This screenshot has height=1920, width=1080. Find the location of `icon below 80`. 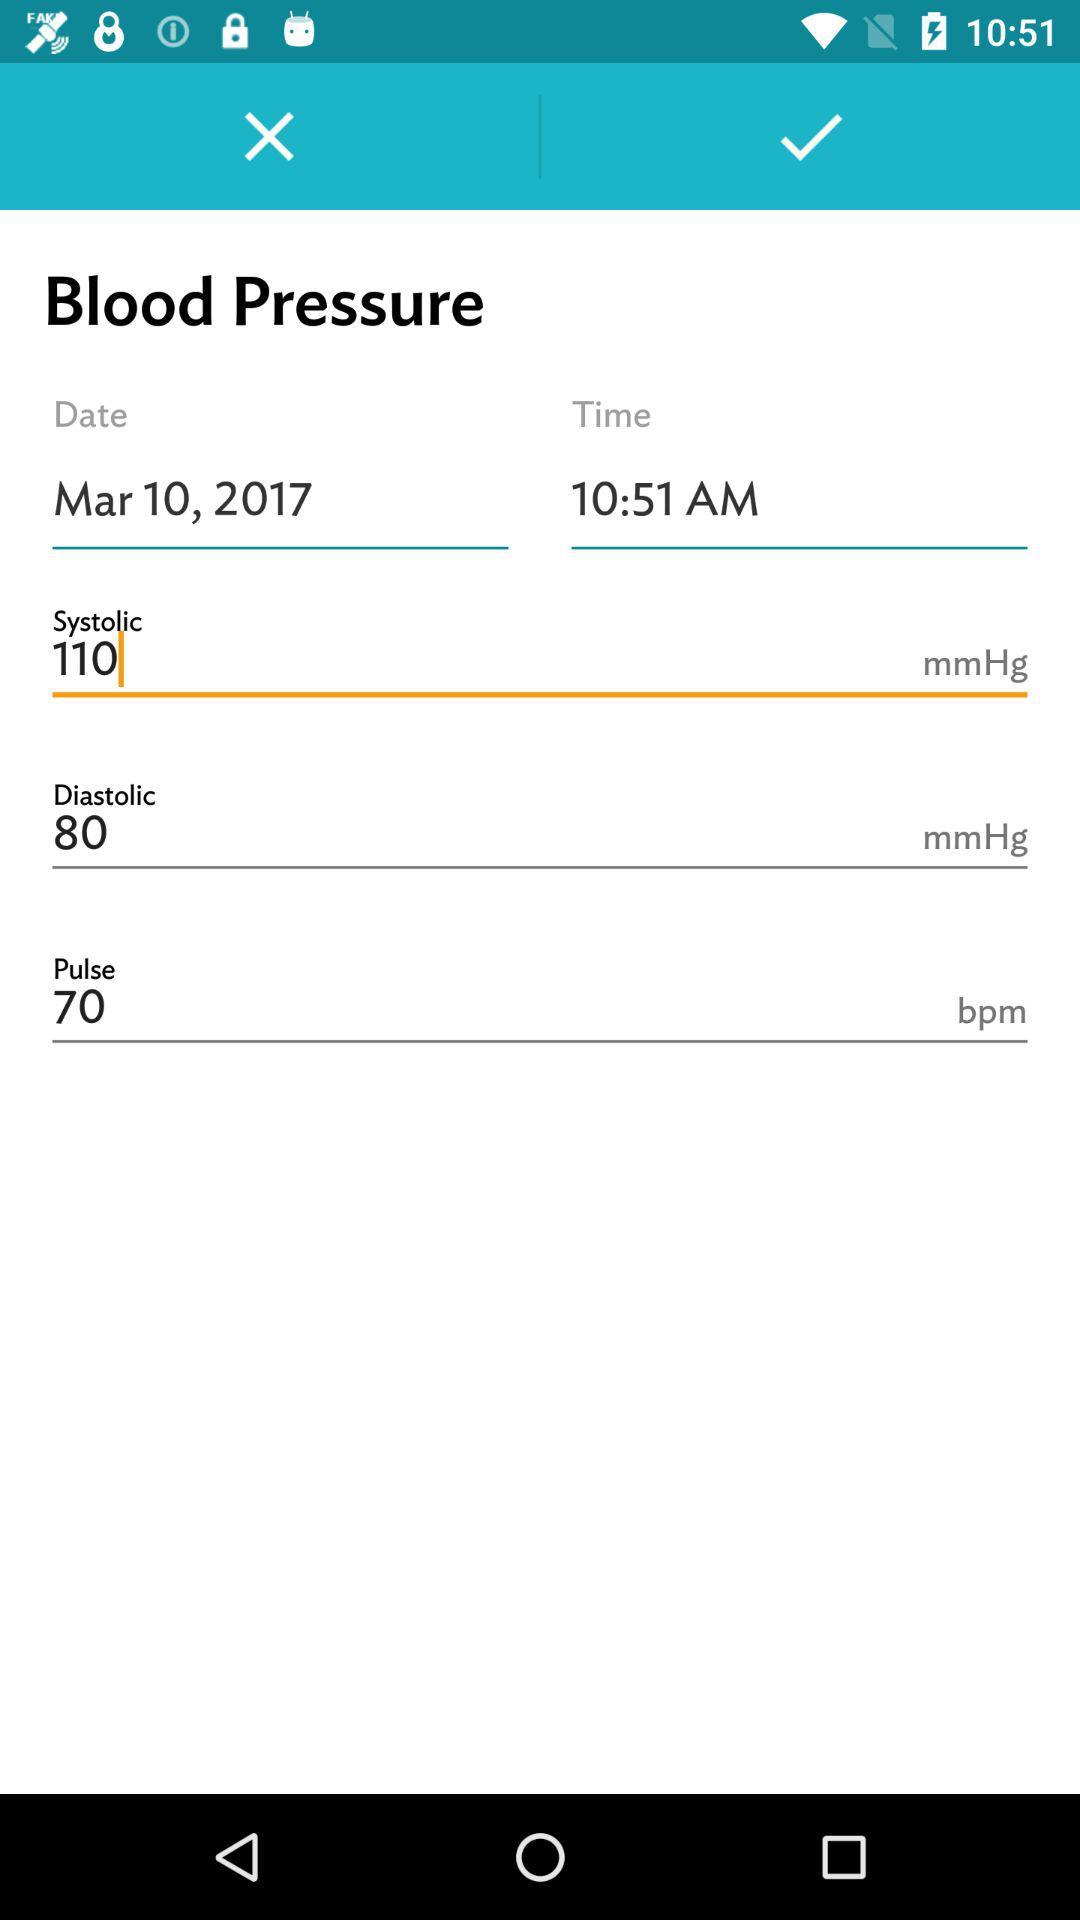

icon below 80 is located at coordinates (540, 1008).